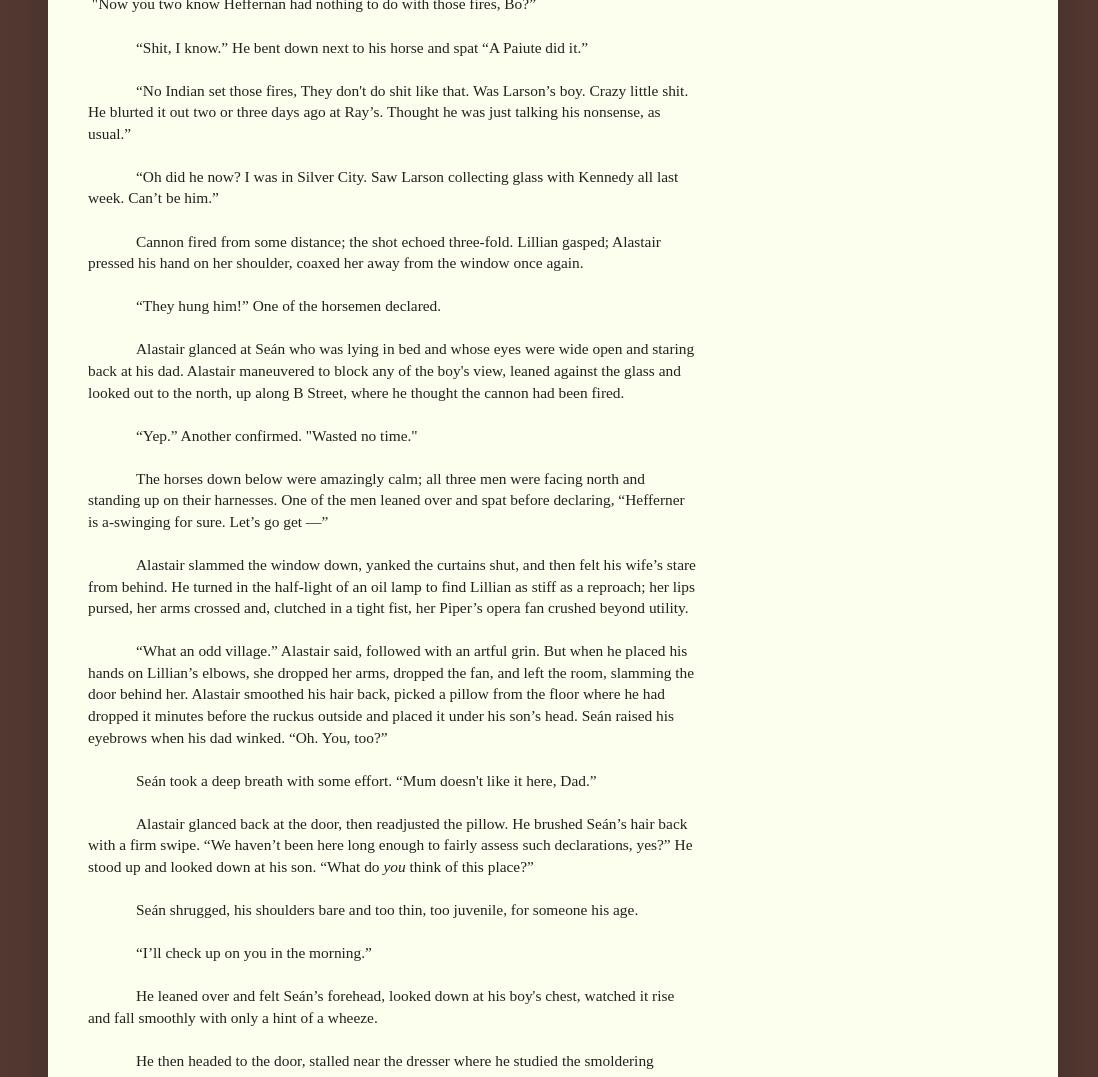  What do you see at coordinates (468, 864) in the screenshot?
I see `'think of this place?”'` at bounding box center [468, 864].